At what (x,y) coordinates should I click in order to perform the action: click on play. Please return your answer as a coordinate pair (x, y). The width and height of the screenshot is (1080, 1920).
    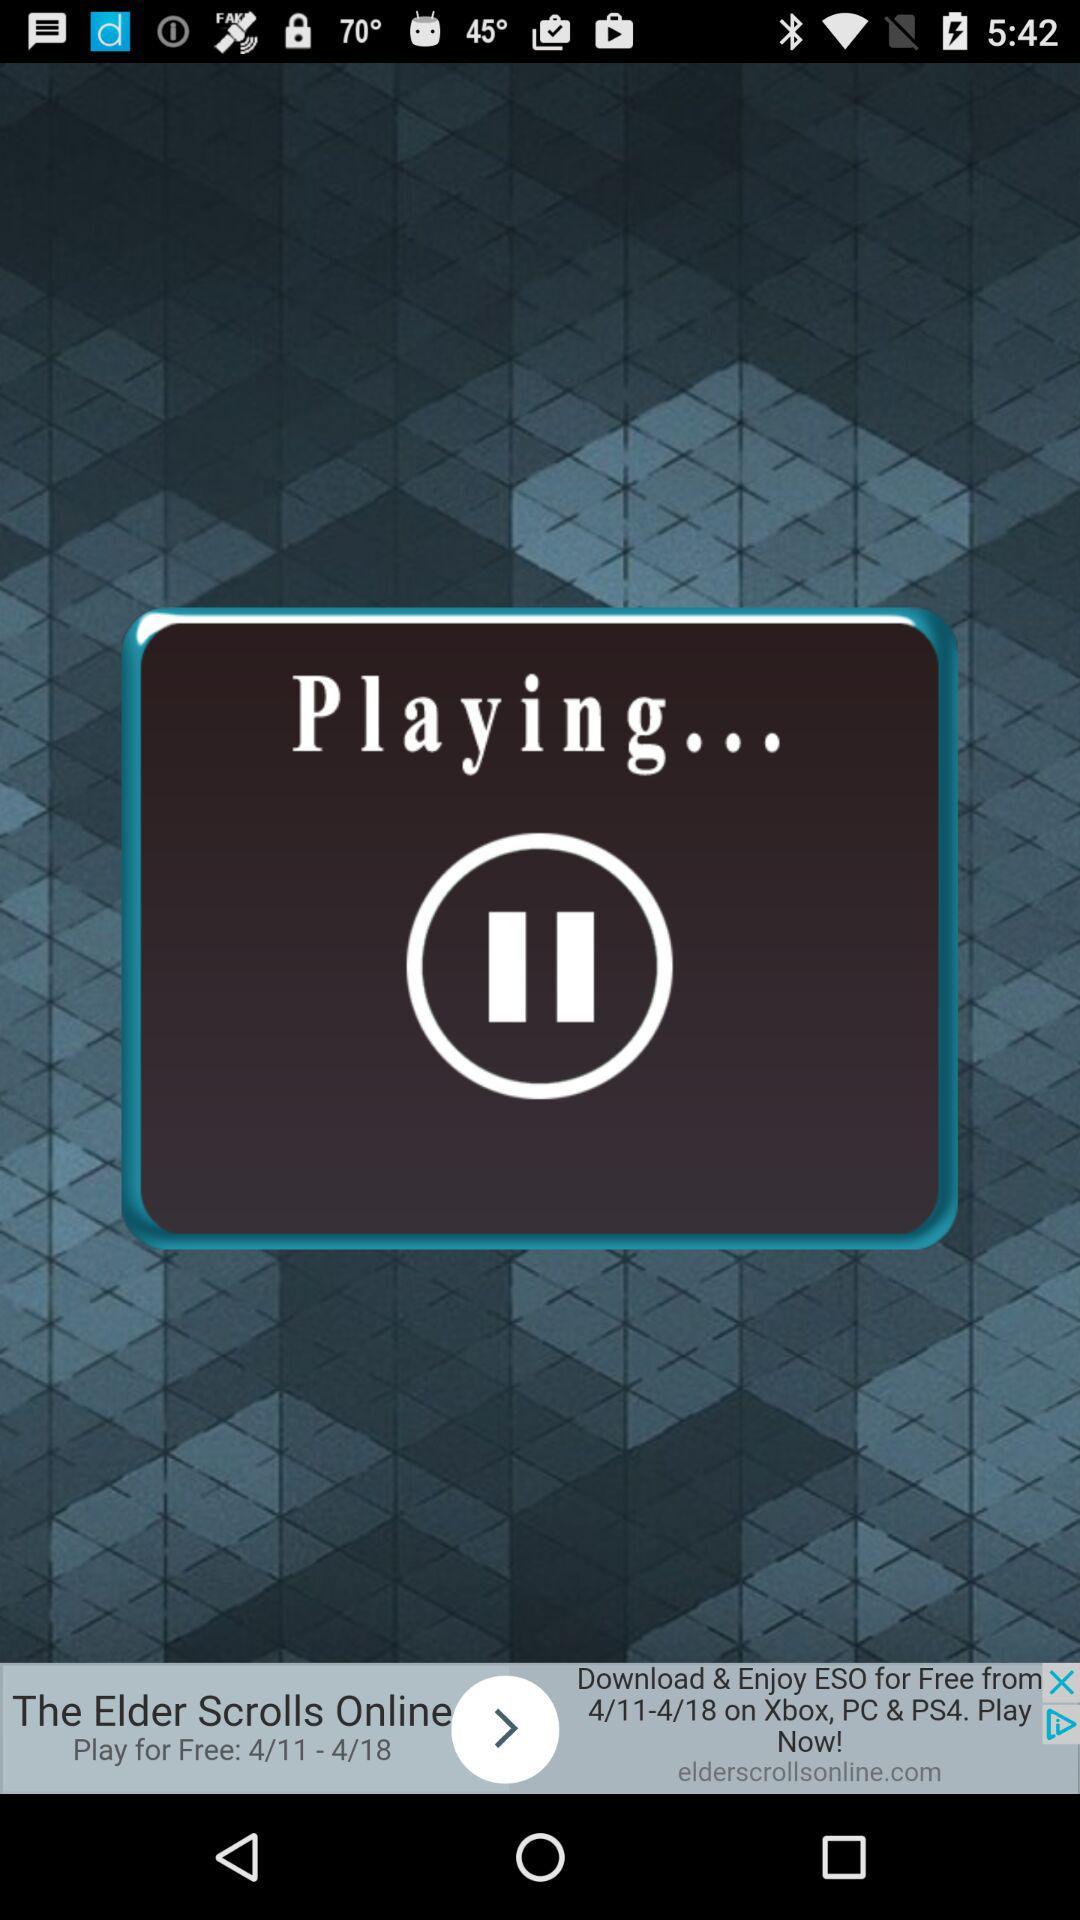
    Looking at the image, I should click on (540, 1727).